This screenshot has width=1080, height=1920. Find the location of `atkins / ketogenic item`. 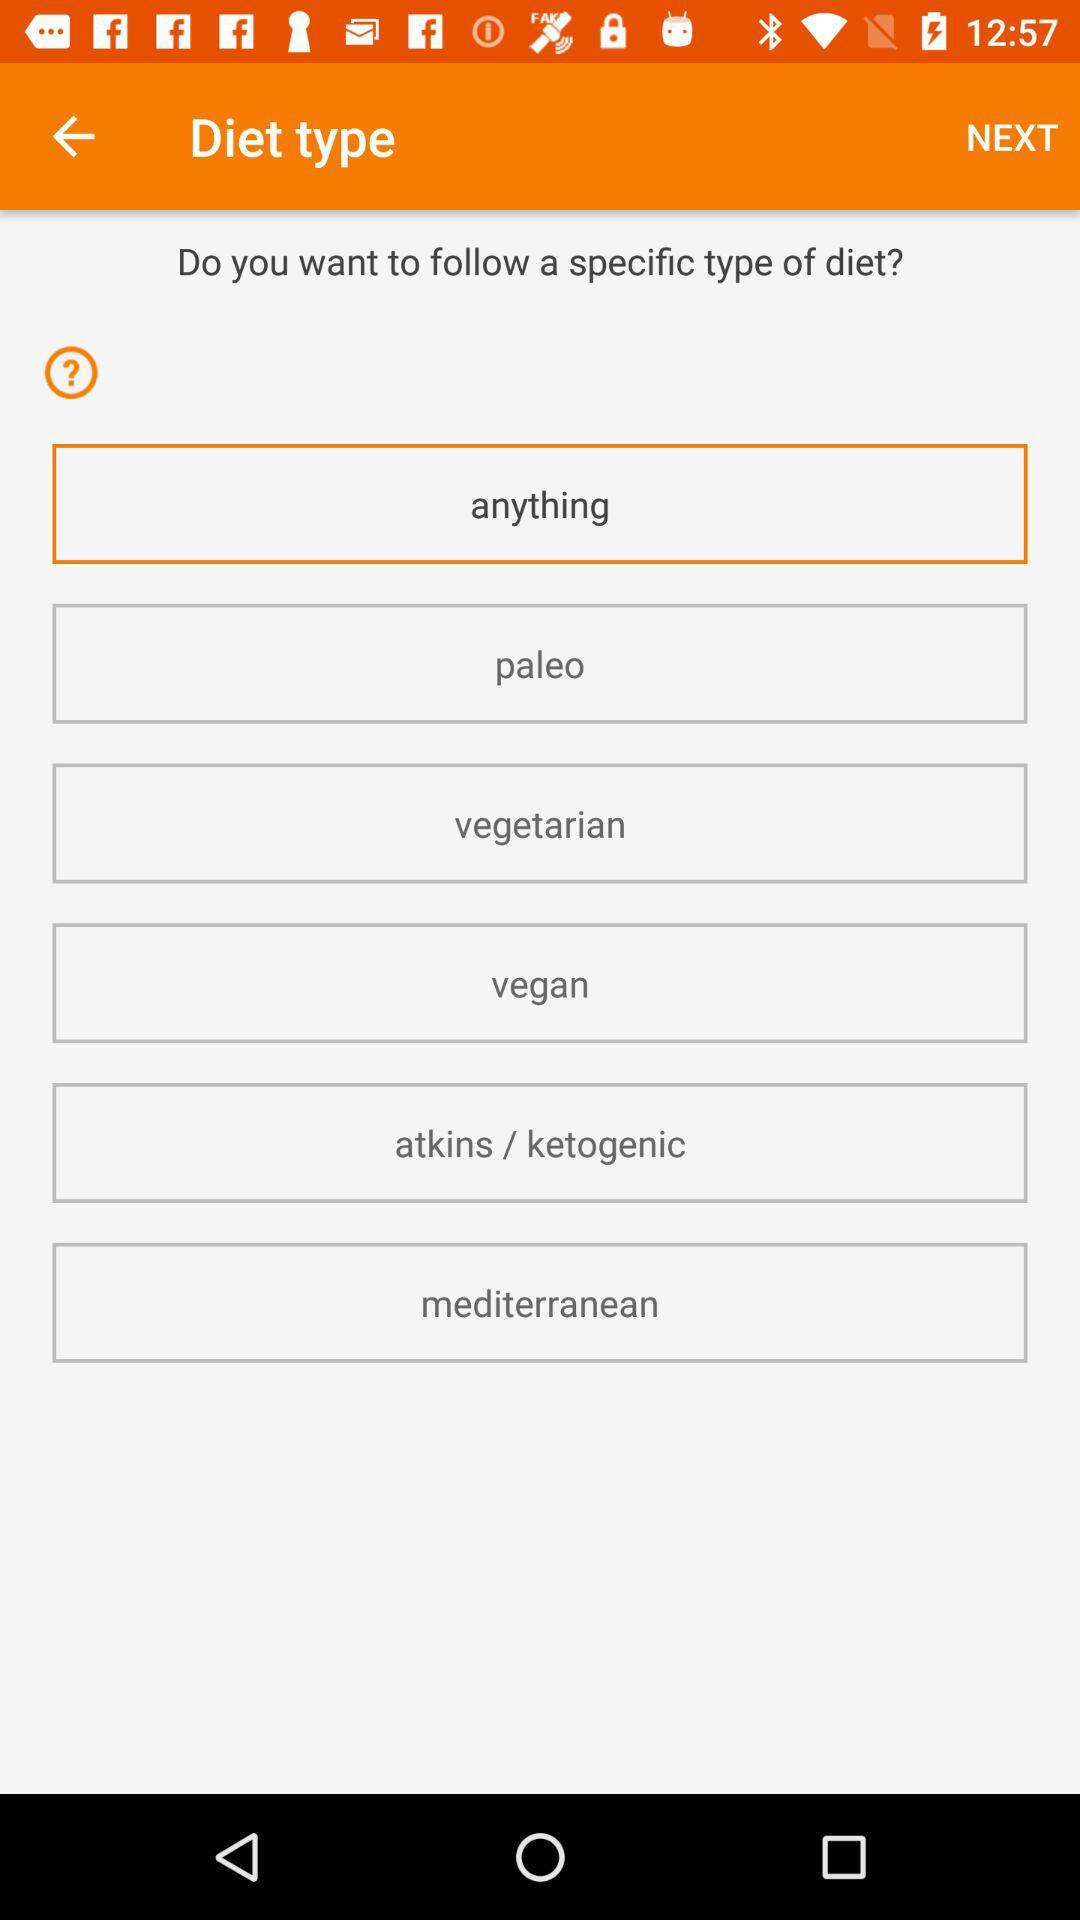

atkins / ketogenic item is located at coordinates (540, 1142).